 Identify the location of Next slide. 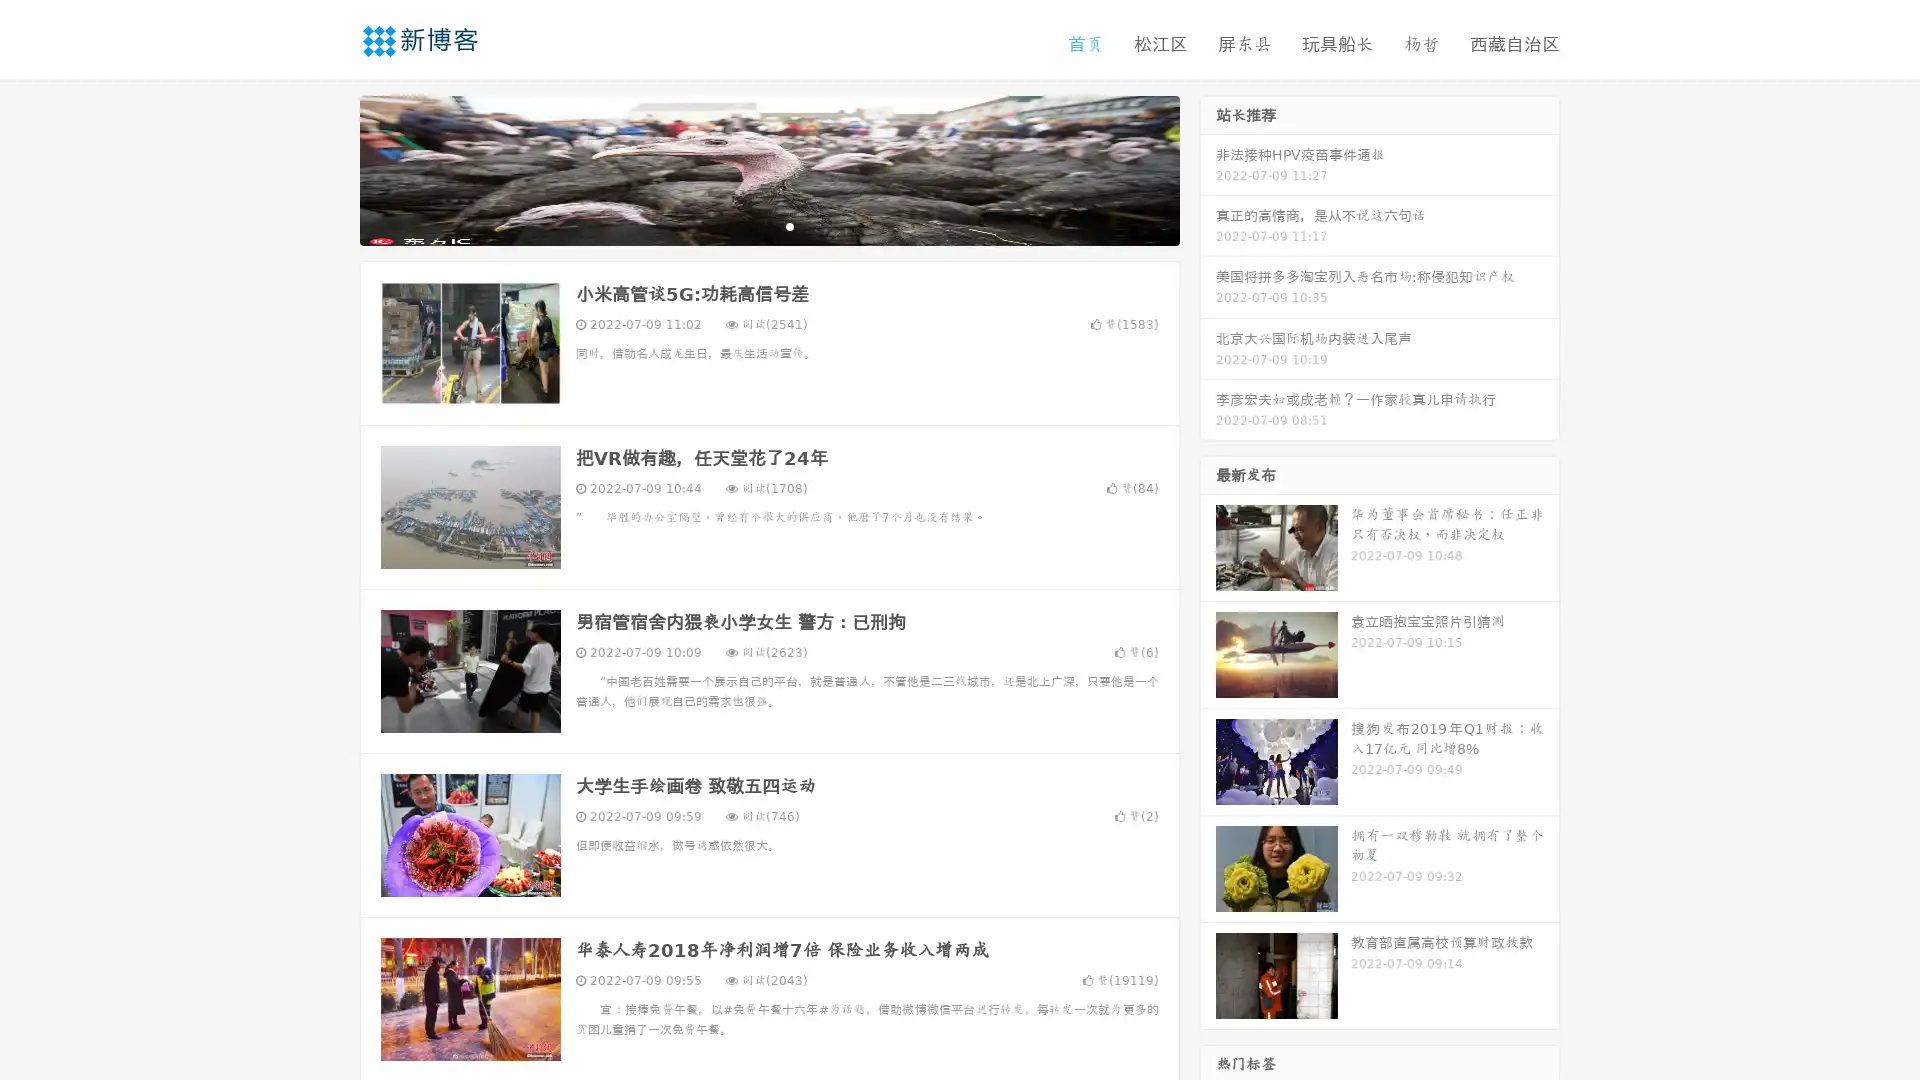
(1208, 168).